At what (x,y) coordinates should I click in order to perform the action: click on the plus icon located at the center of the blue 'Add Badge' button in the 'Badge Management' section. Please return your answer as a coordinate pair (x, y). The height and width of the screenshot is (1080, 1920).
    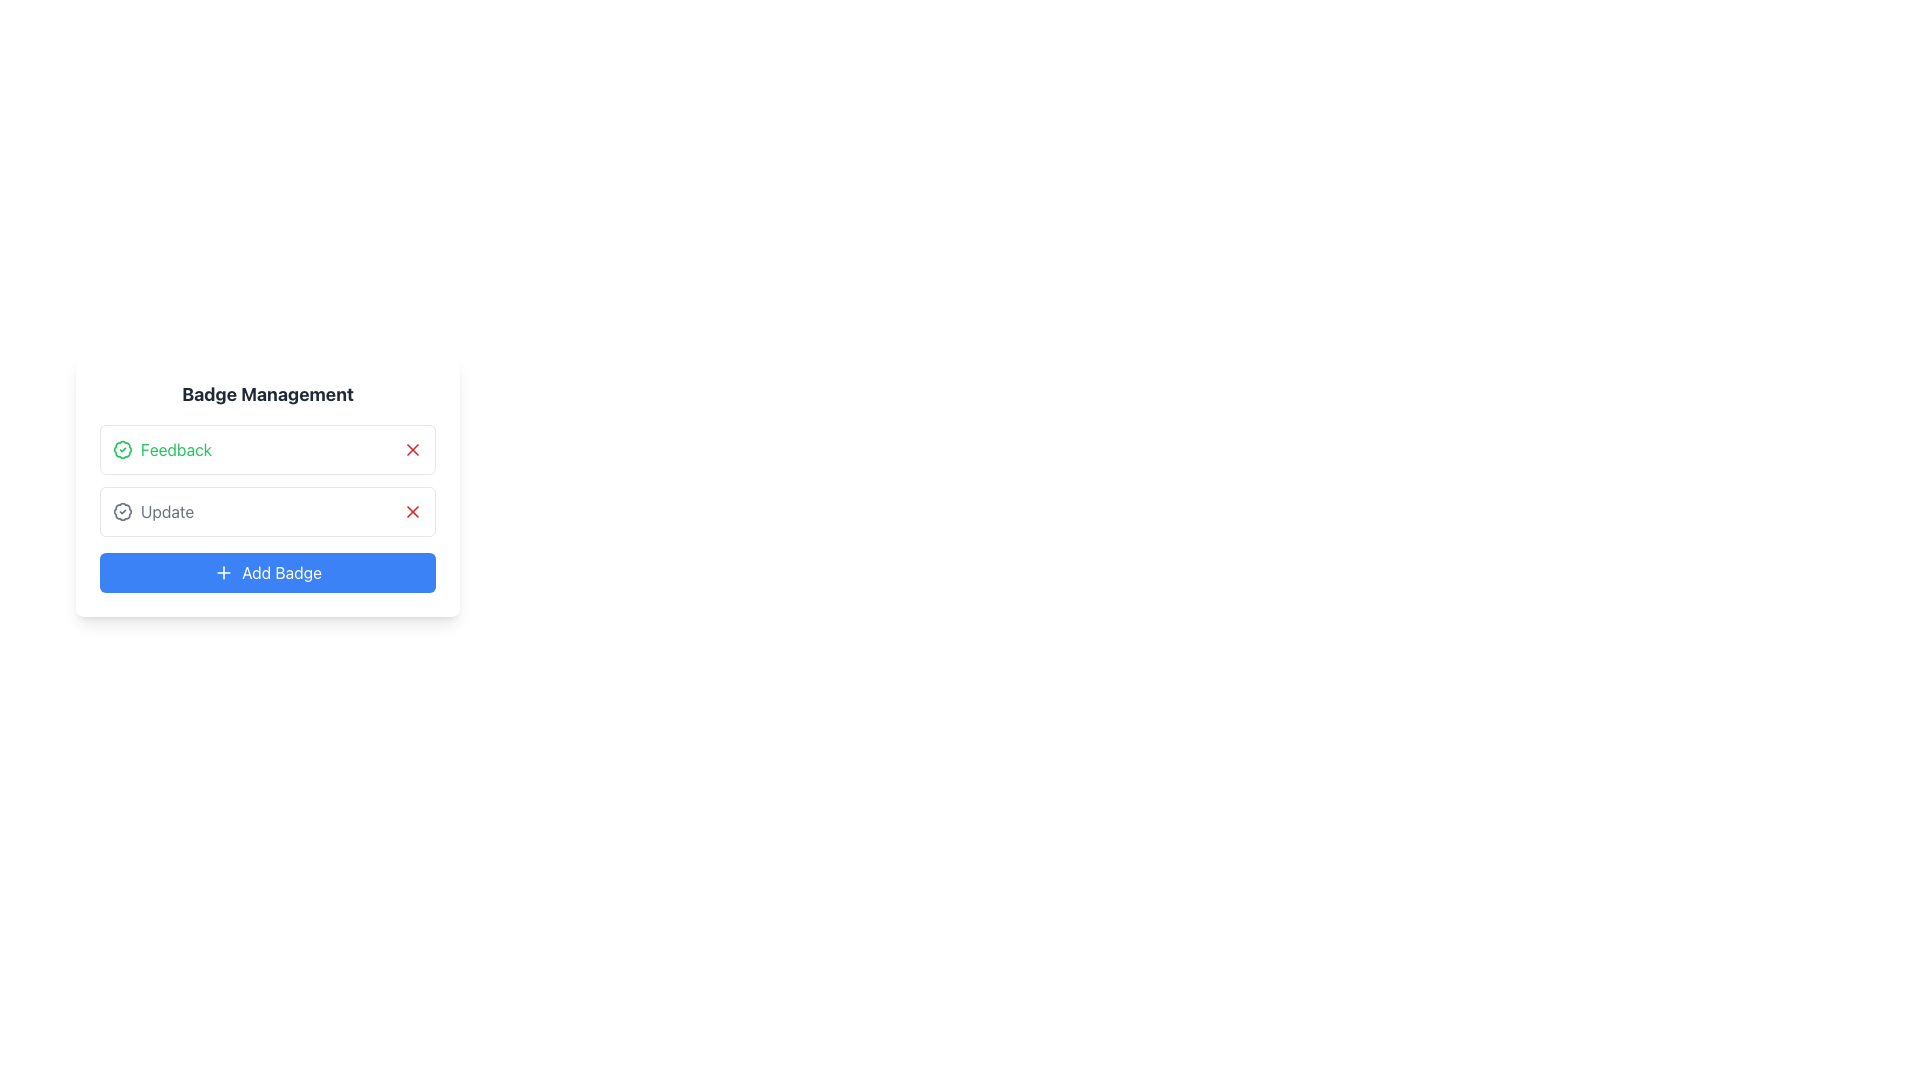
    Looking at the image, I should click on (224, 573).